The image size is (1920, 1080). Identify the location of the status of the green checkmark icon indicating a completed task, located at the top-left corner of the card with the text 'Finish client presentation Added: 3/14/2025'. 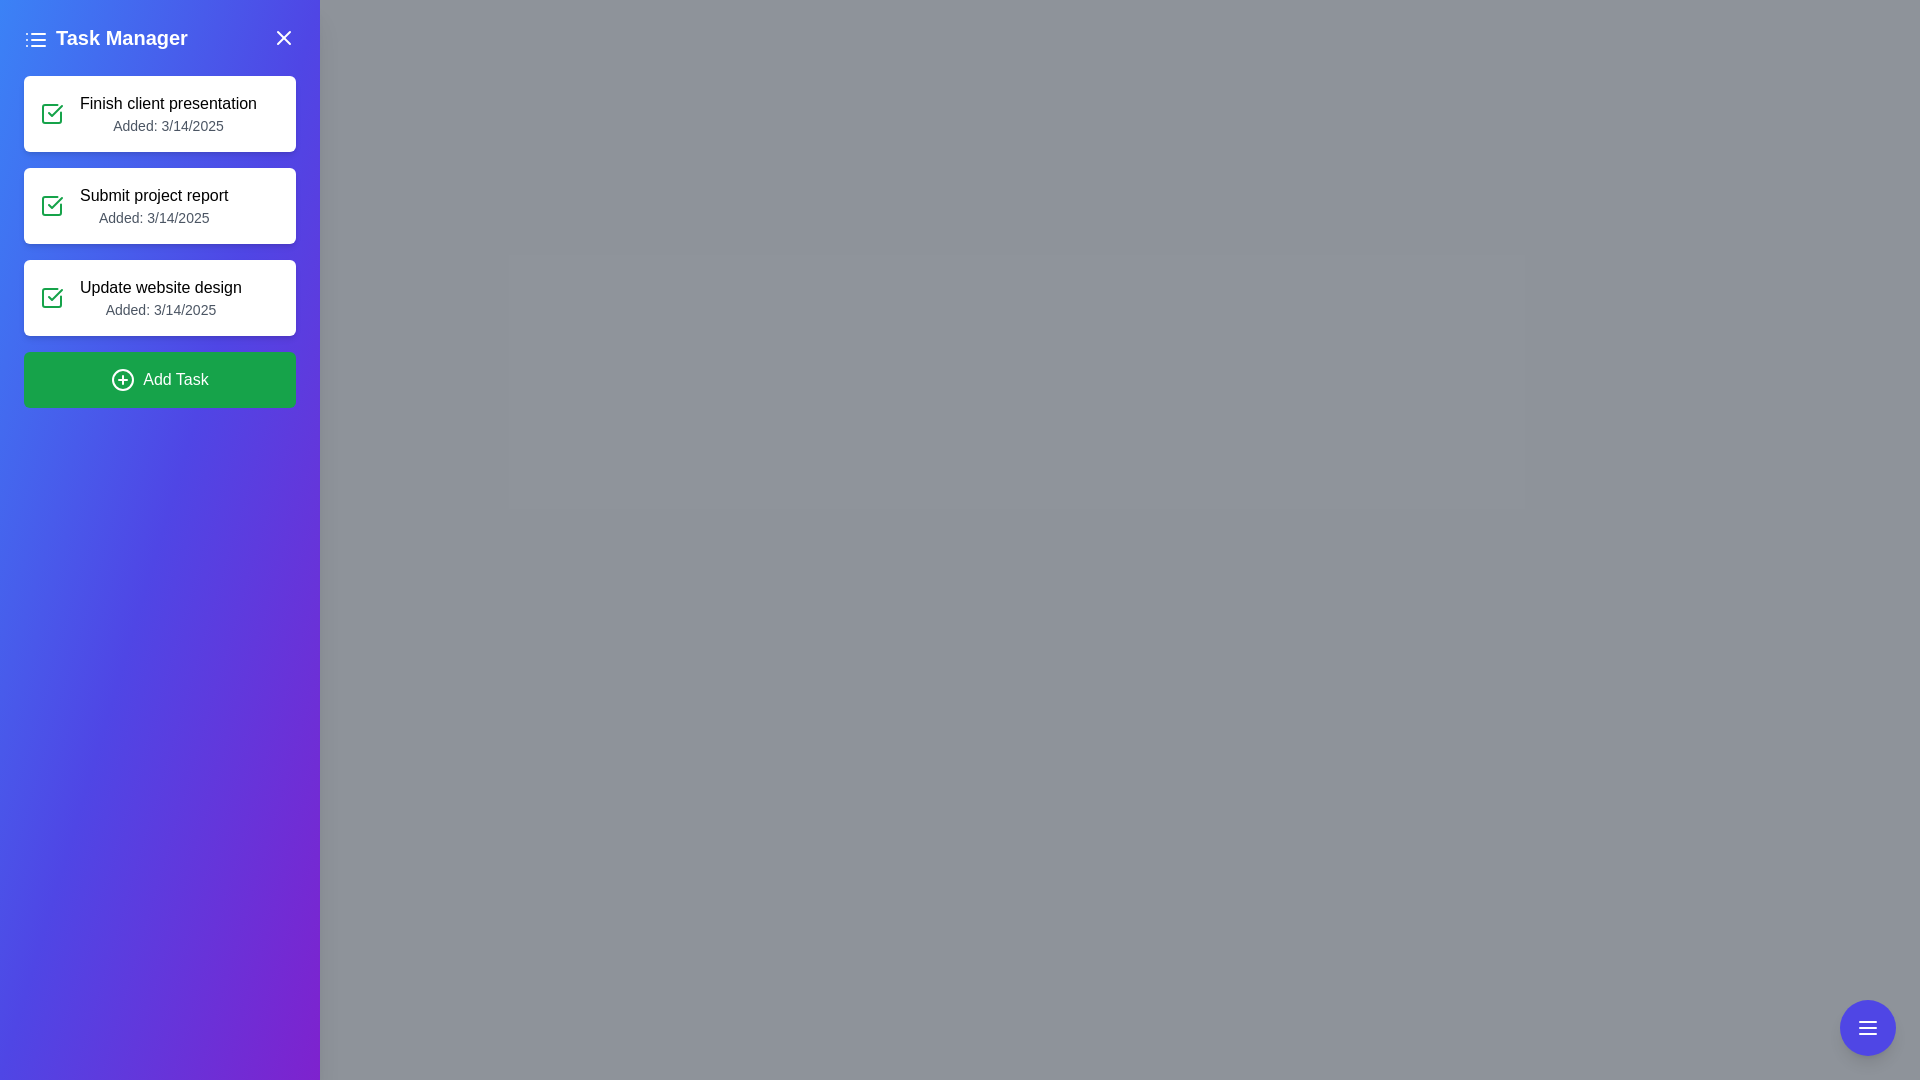
(52, 114).